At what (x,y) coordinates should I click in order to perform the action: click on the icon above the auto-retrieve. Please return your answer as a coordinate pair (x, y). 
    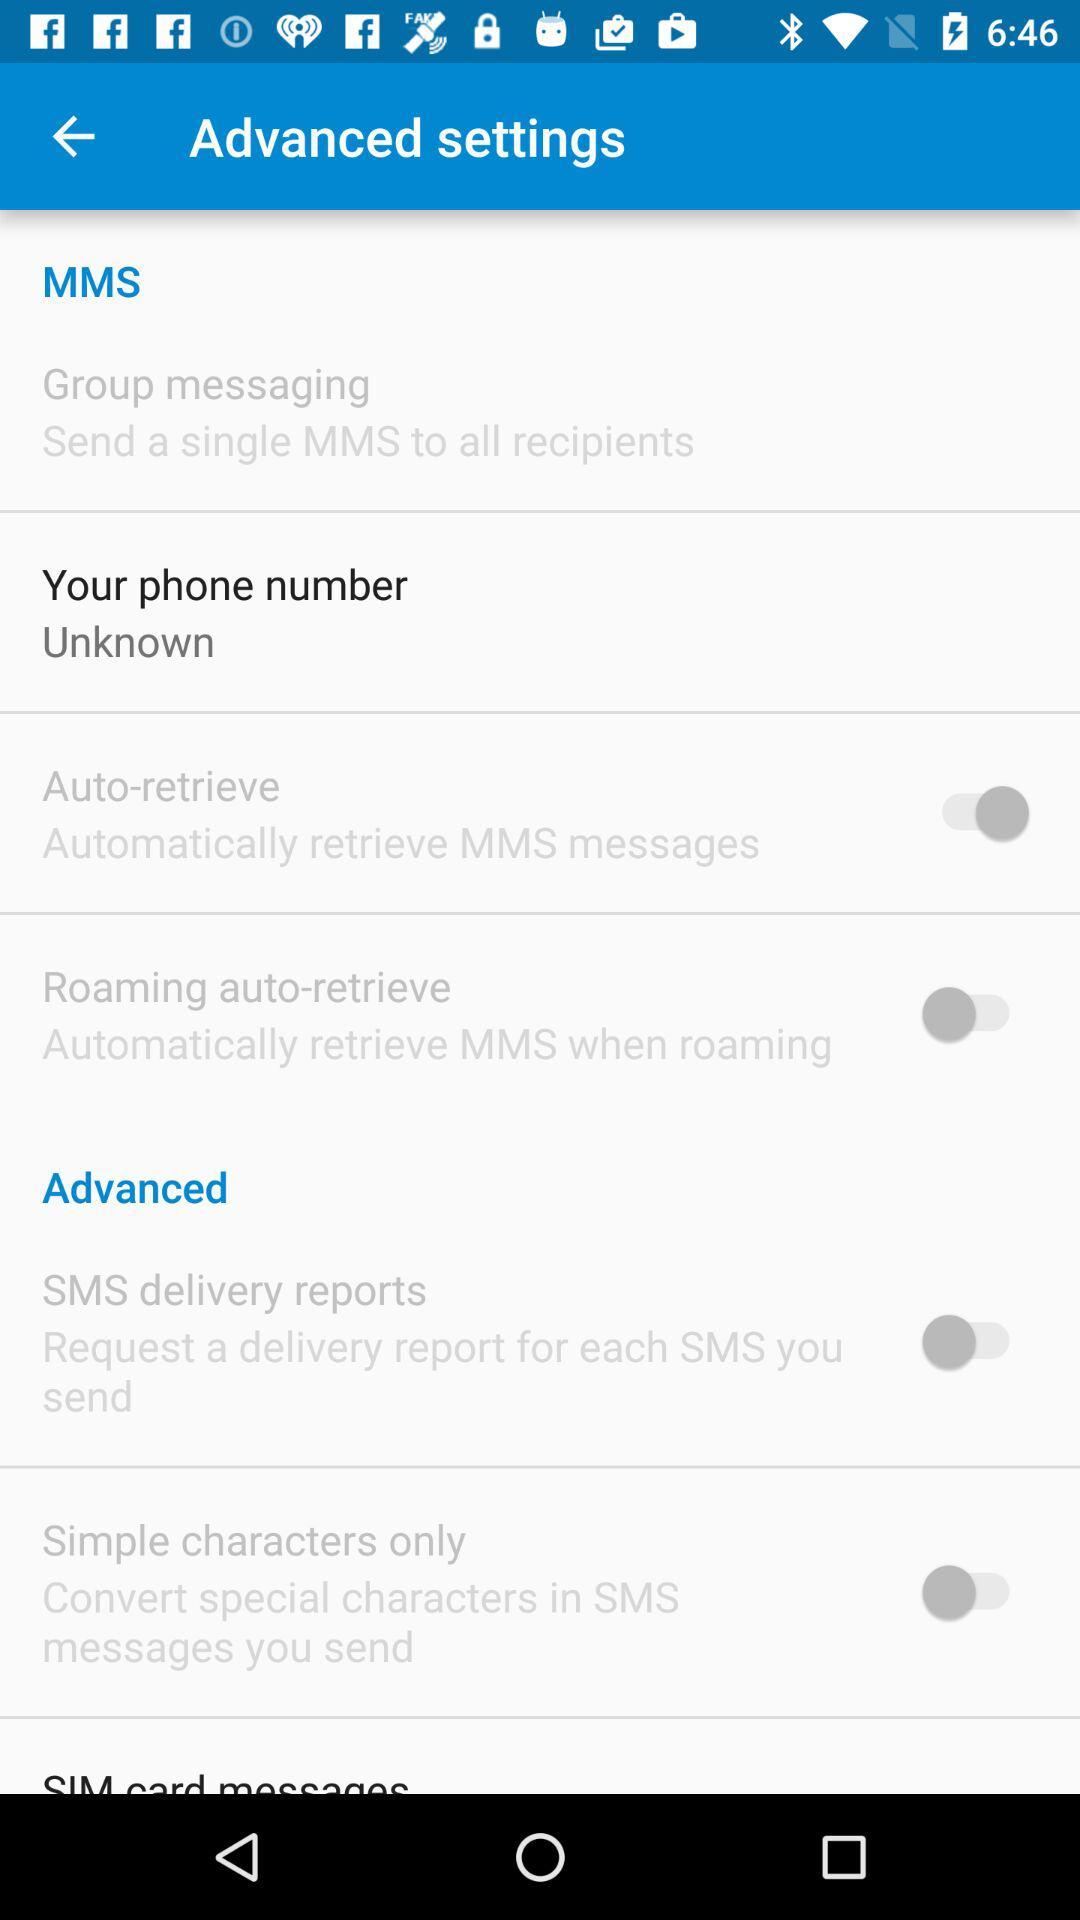
    Looking at the image, I should click on (128, 640).